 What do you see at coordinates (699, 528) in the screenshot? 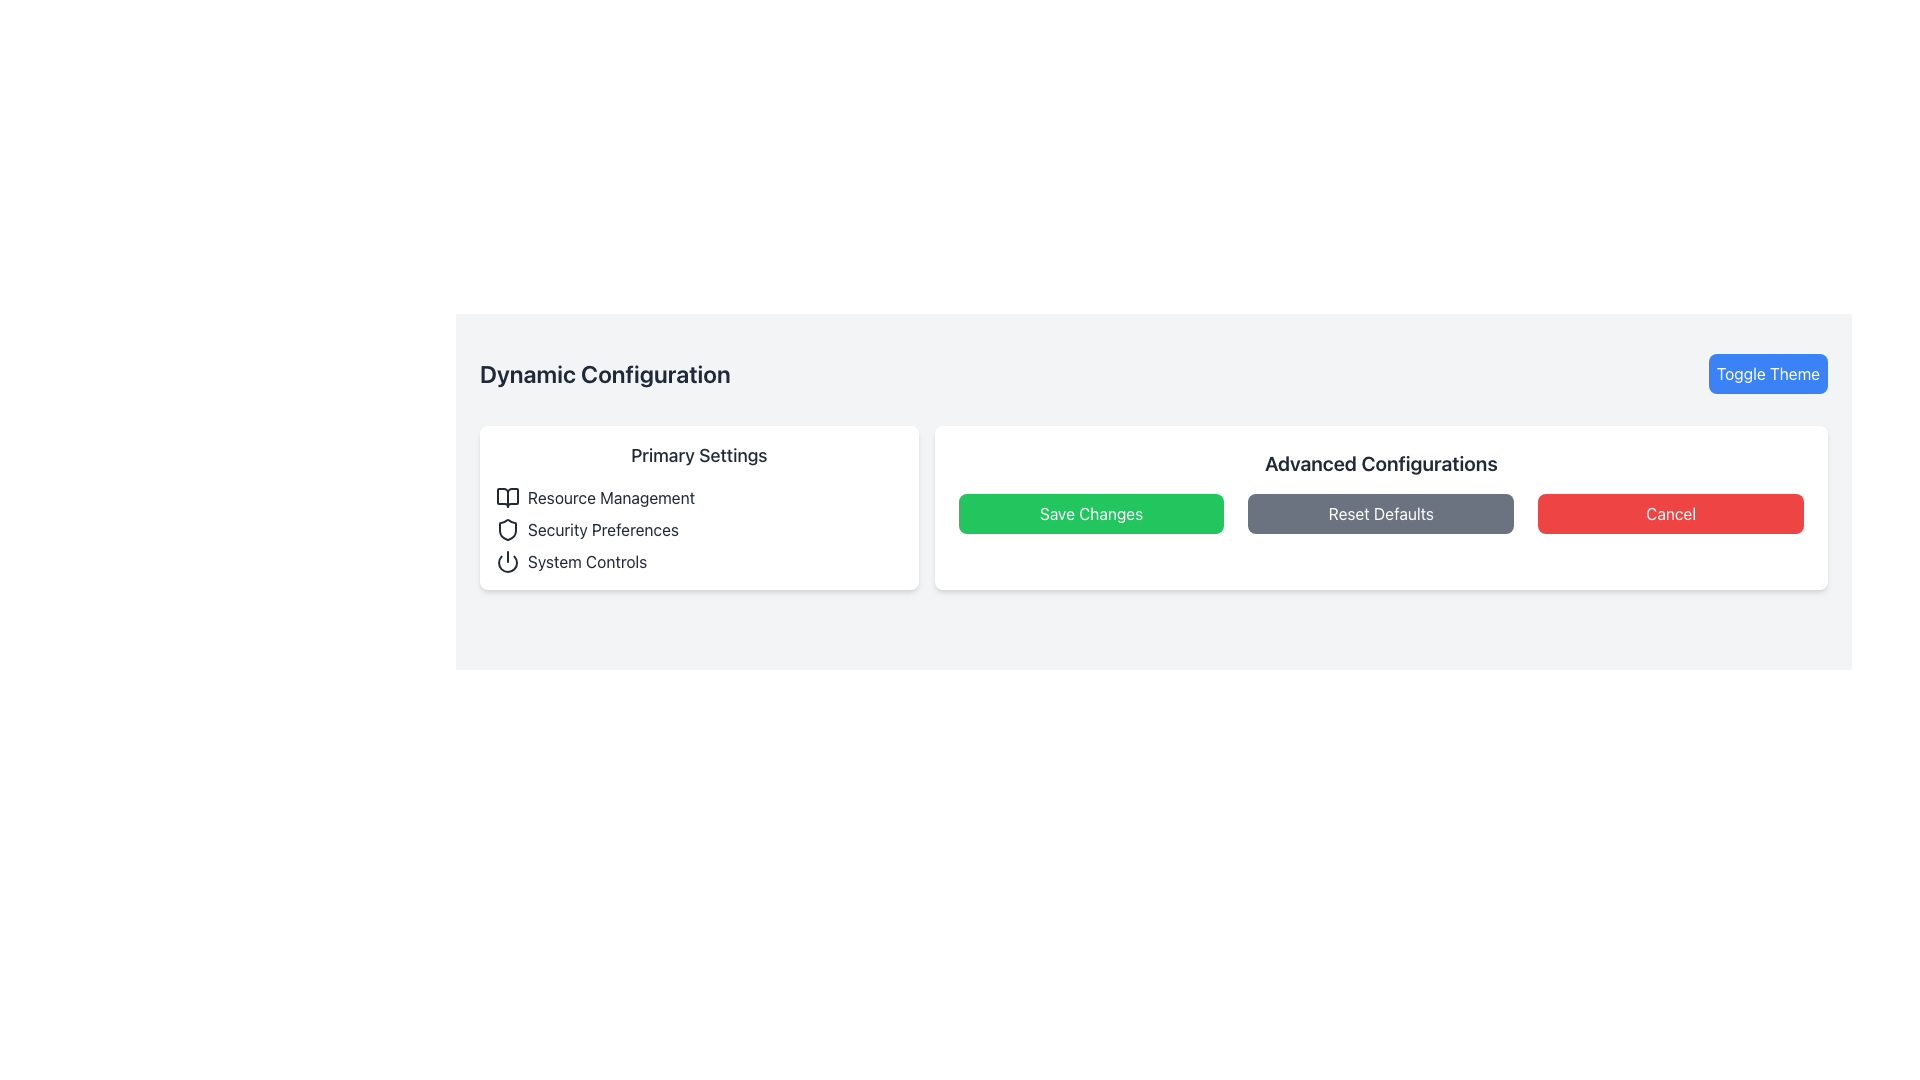
I see `the icons in the settings menu located within the white card labeled 'Primary Settings'` at bounding box center [699, 528].